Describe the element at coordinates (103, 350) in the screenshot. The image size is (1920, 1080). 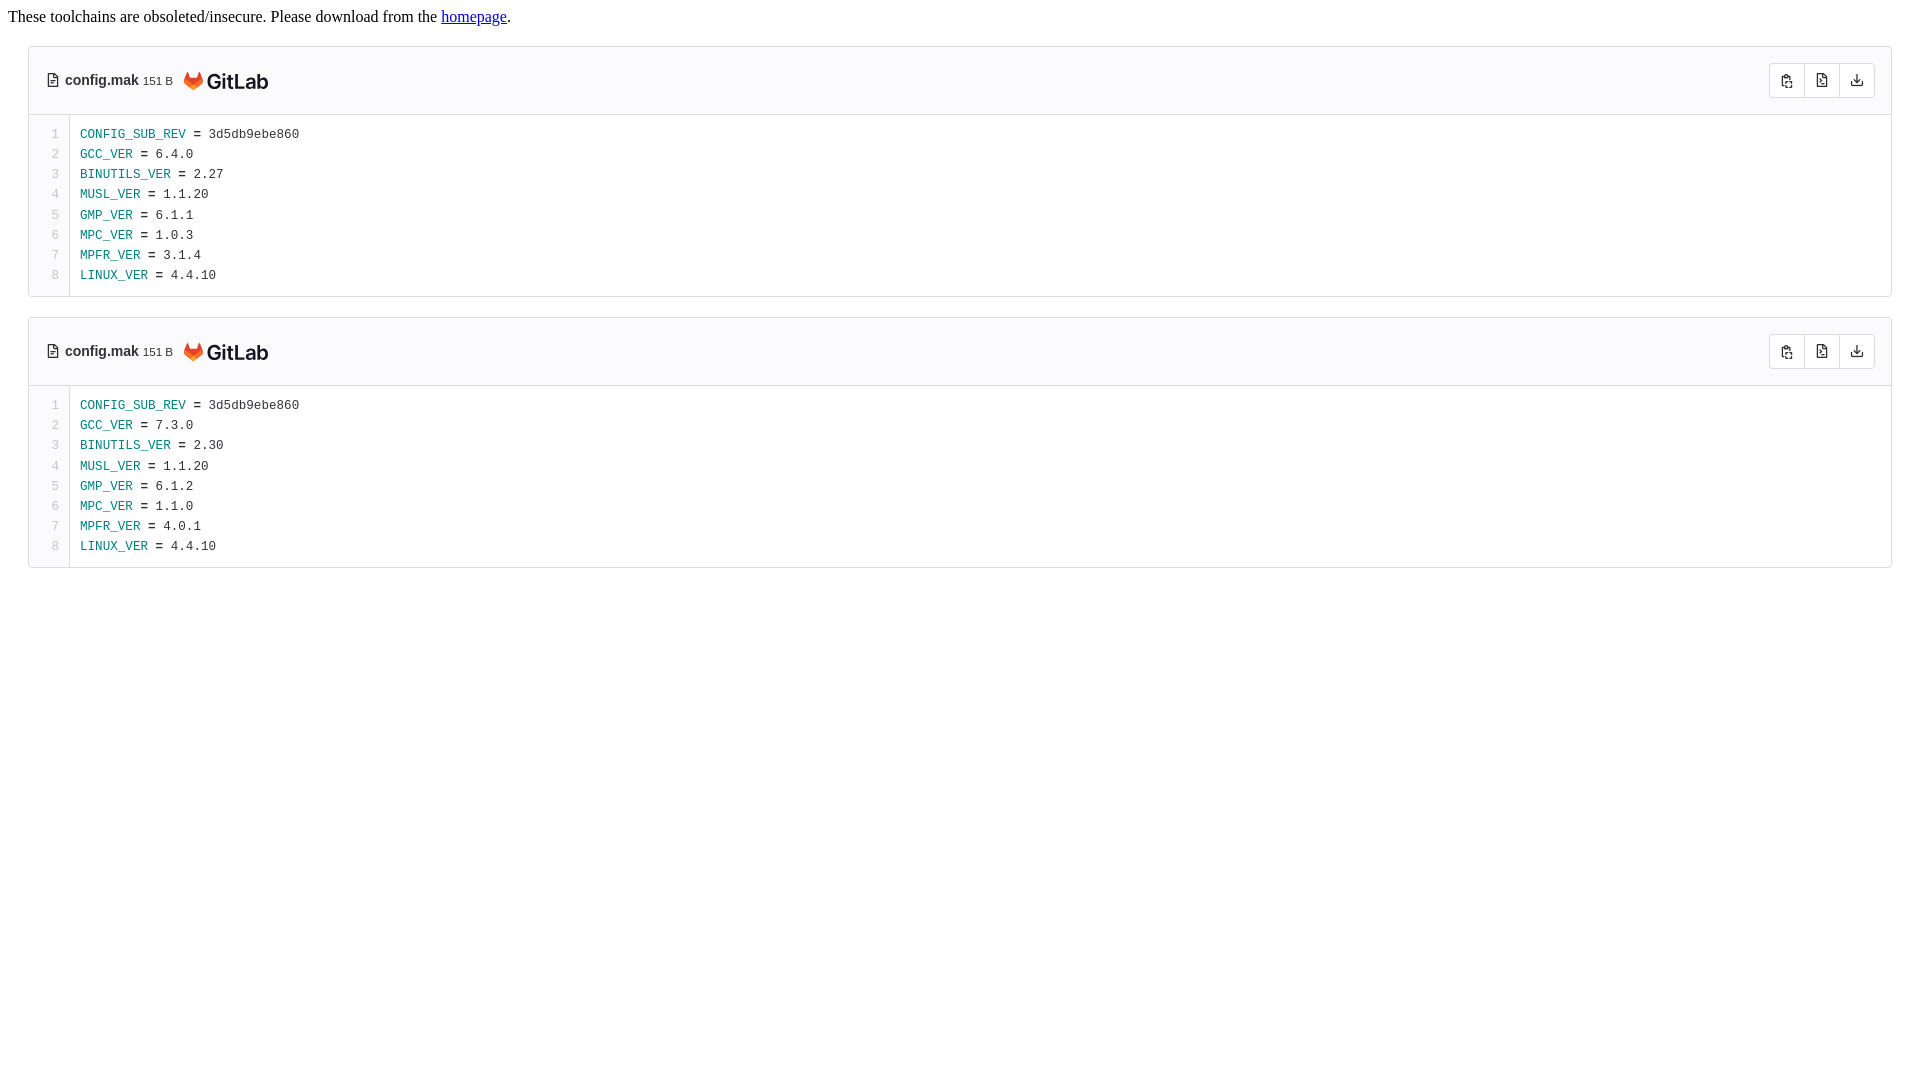
I see `'config.mak'` at that location.